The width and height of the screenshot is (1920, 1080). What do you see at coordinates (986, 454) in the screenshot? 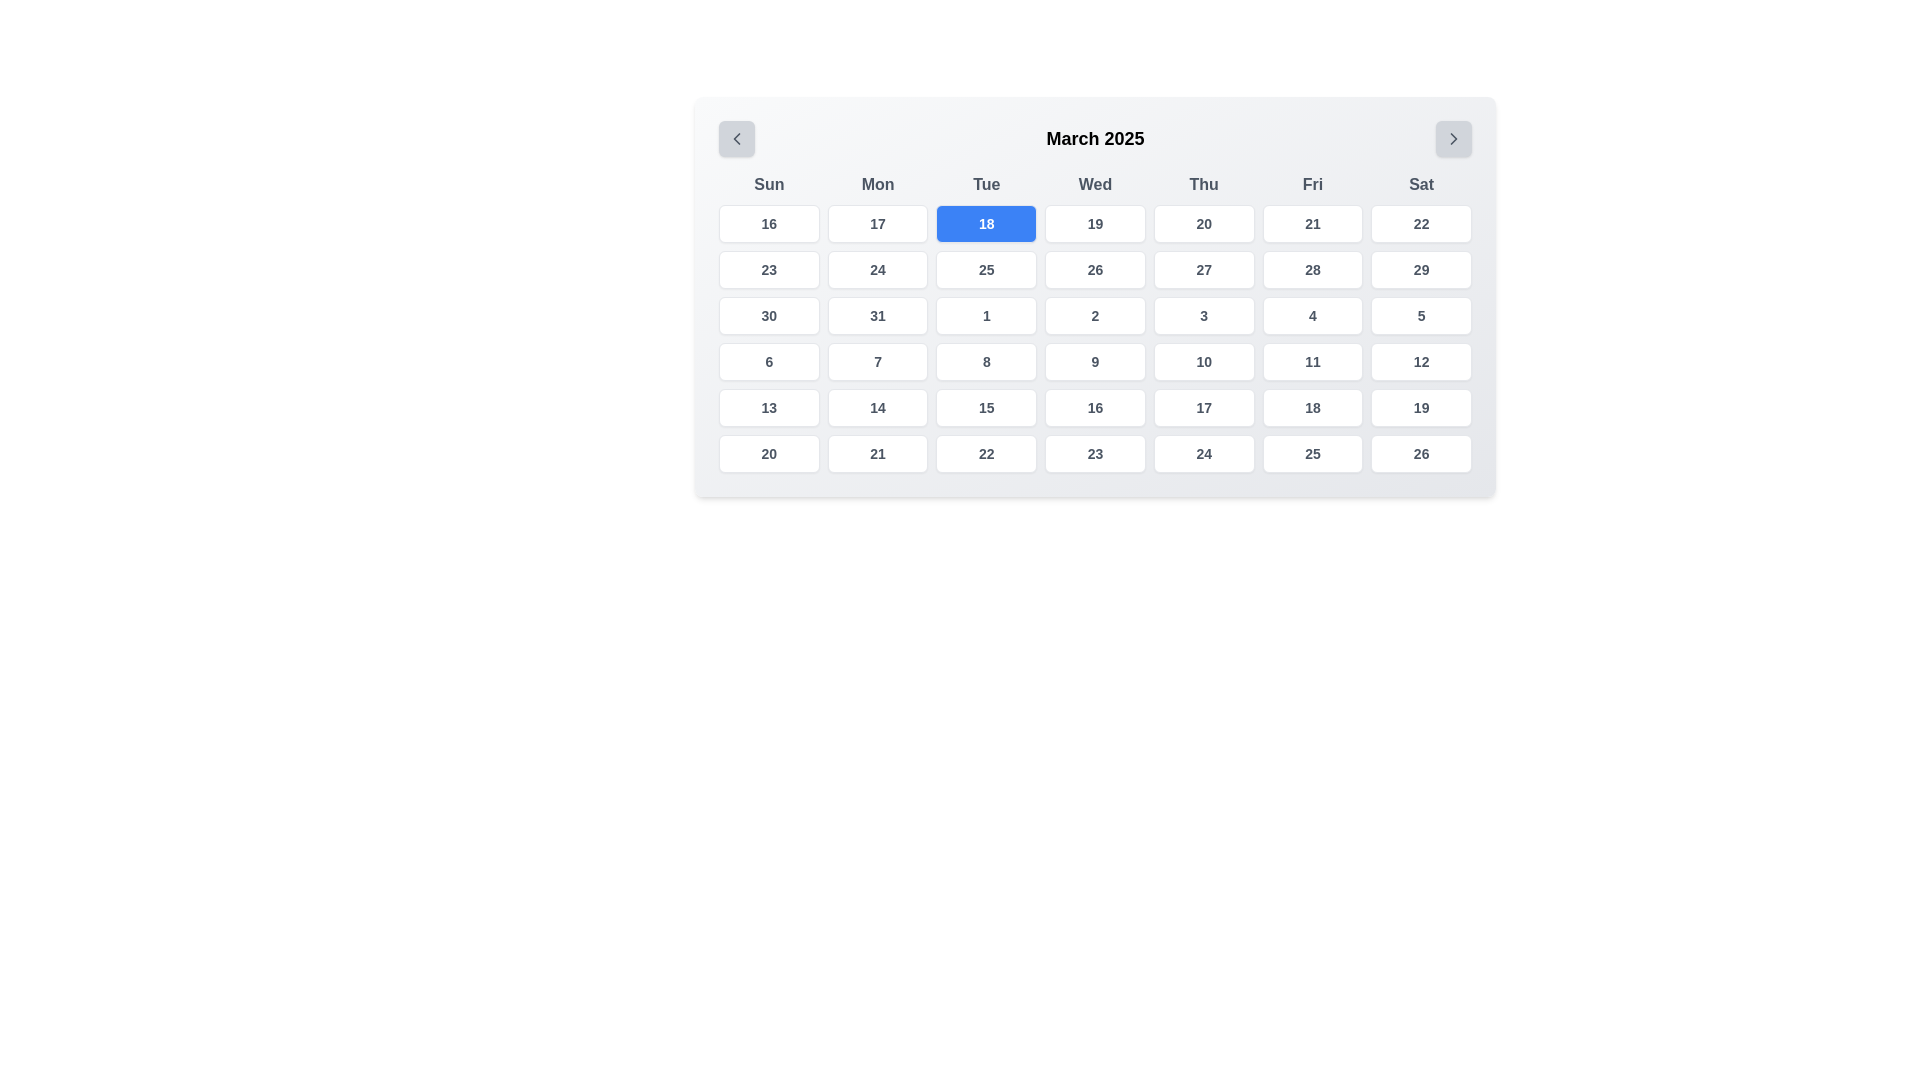
I see `the calendar day button representing the 22nd of the month located in the sixth row and third column under the 'Tue' column header` at bounding box center [986, 454].